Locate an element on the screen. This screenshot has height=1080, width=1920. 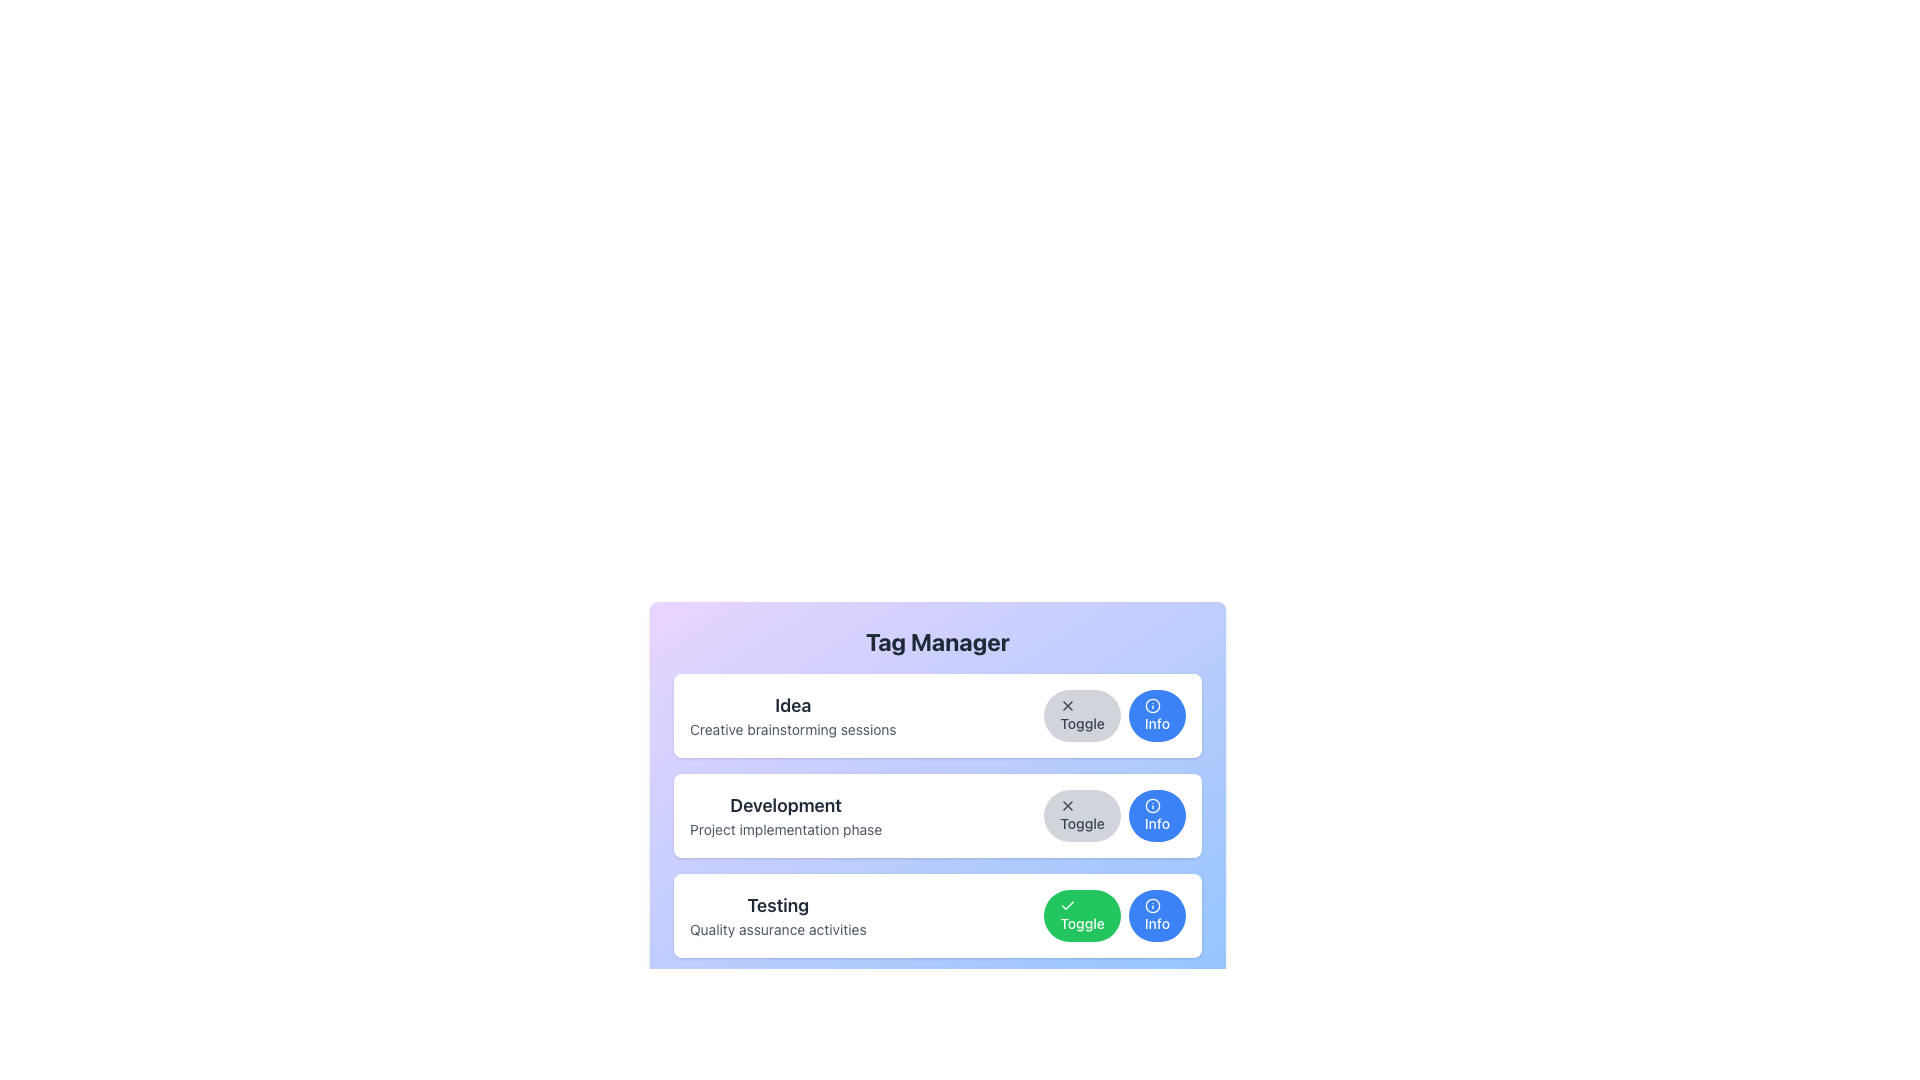
the circular base of the 'info' icon located at the rightmost position of the 'Idea' section in the Tag Manager interface is located at coordinates (1152, 704).